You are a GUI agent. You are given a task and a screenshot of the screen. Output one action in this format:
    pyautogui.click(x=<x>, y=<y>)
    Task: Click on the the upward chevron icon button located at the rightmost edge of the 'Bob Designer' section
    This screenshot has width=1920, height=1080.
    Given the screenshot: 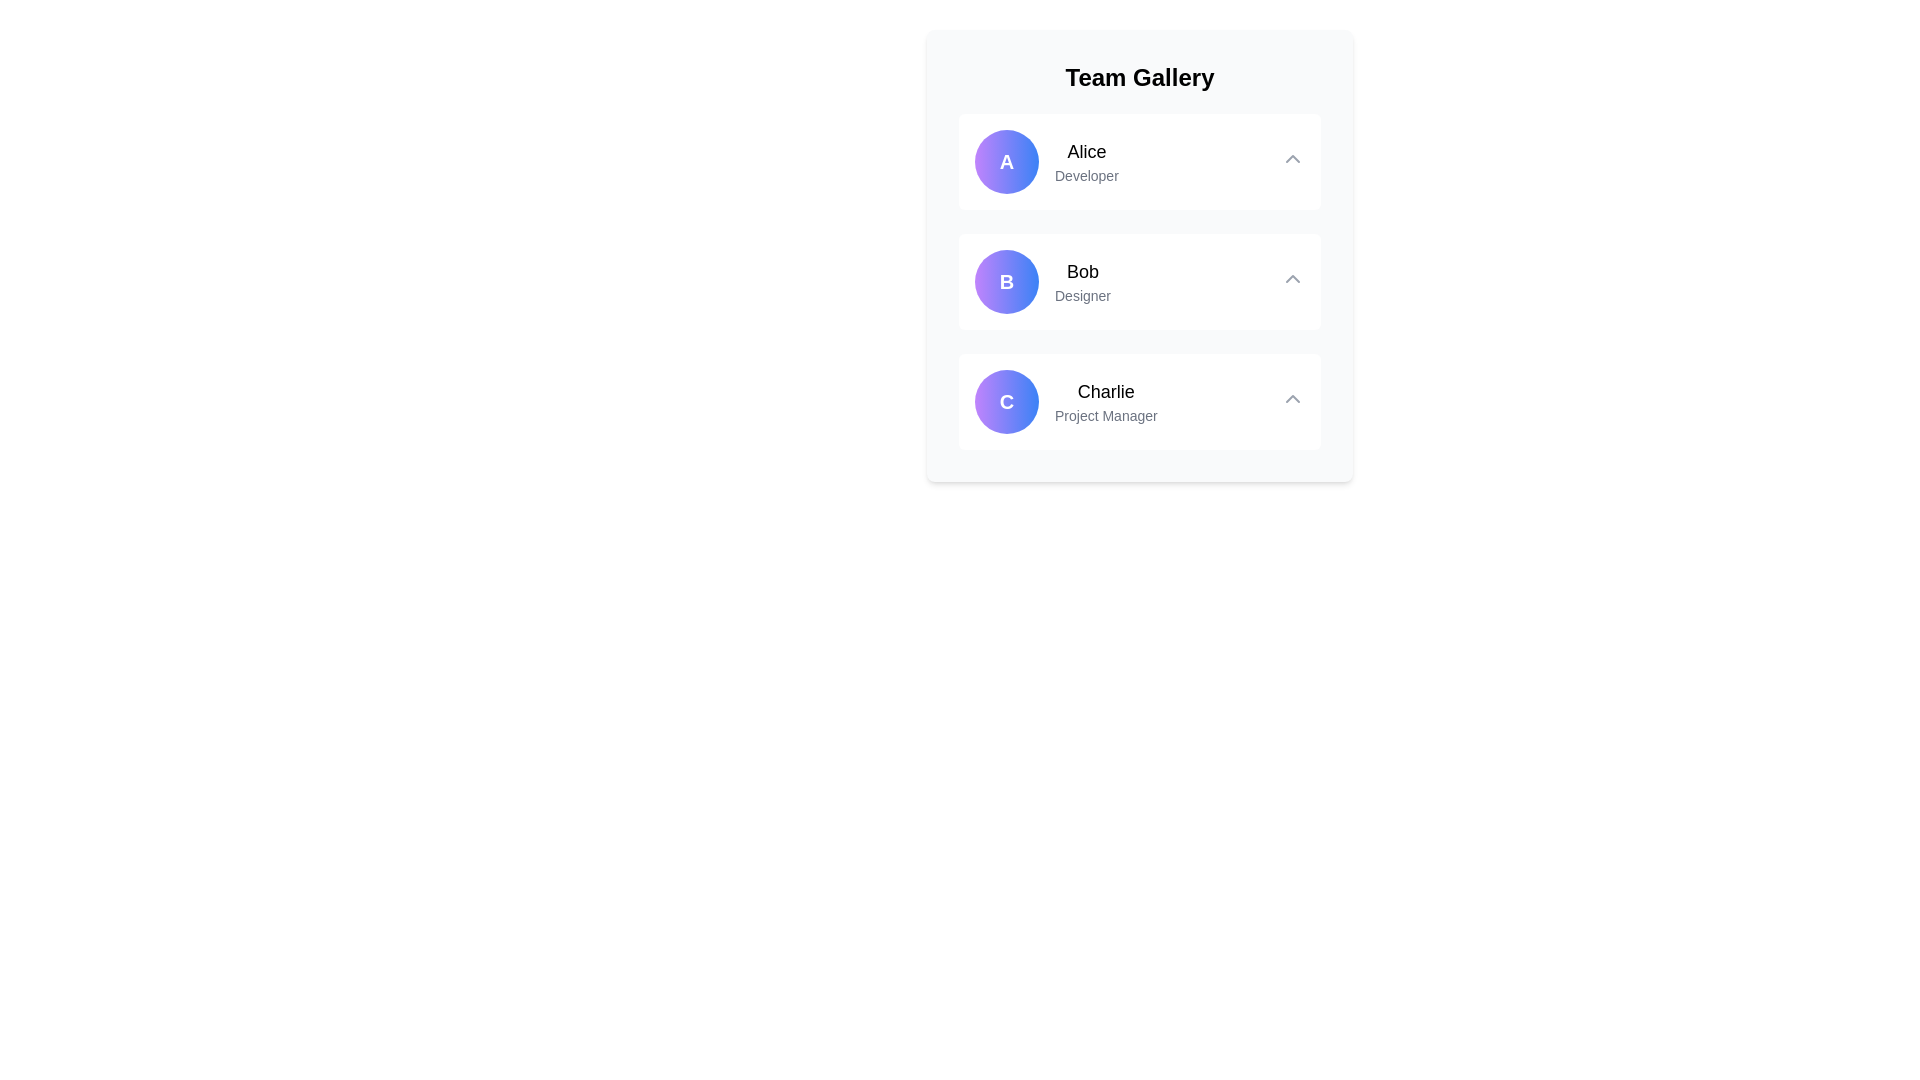 What is the action you would take?
    pyautogui.click(x=1292, y=281)
    